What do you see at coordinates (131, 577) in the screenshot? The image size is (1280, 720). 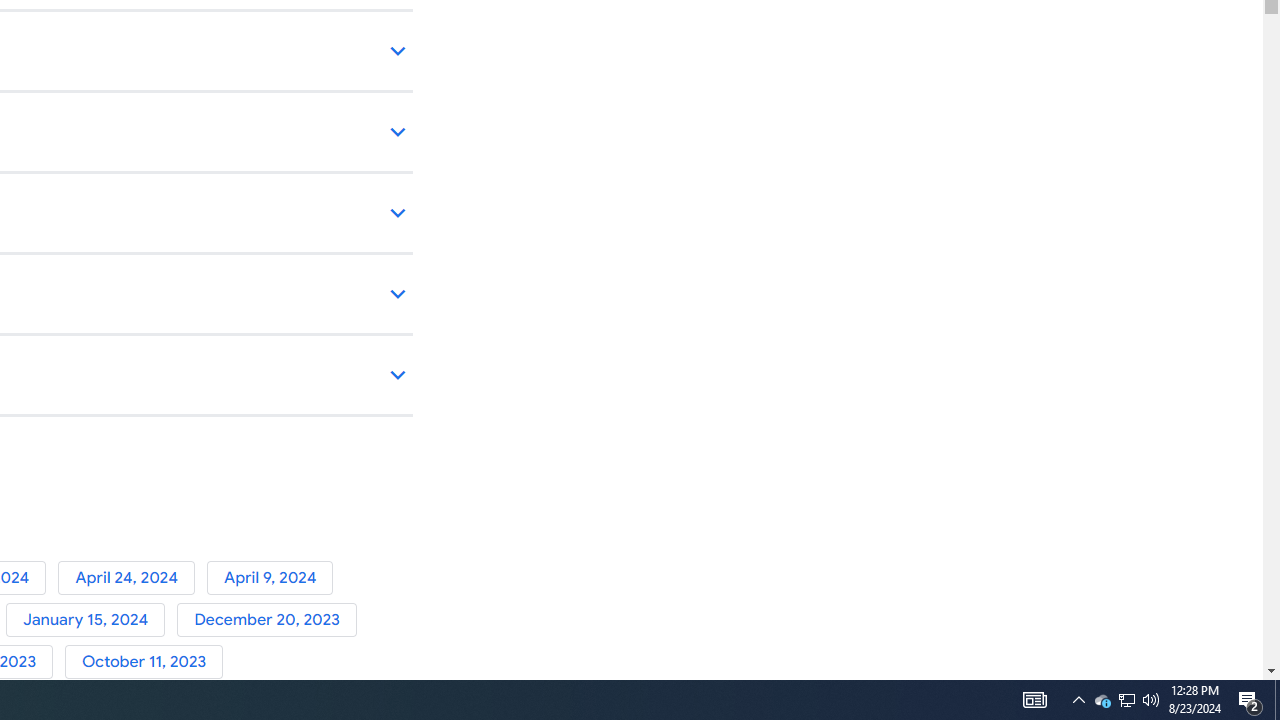 I see `'April 24, 2024'` at bounding box center [131, 577].